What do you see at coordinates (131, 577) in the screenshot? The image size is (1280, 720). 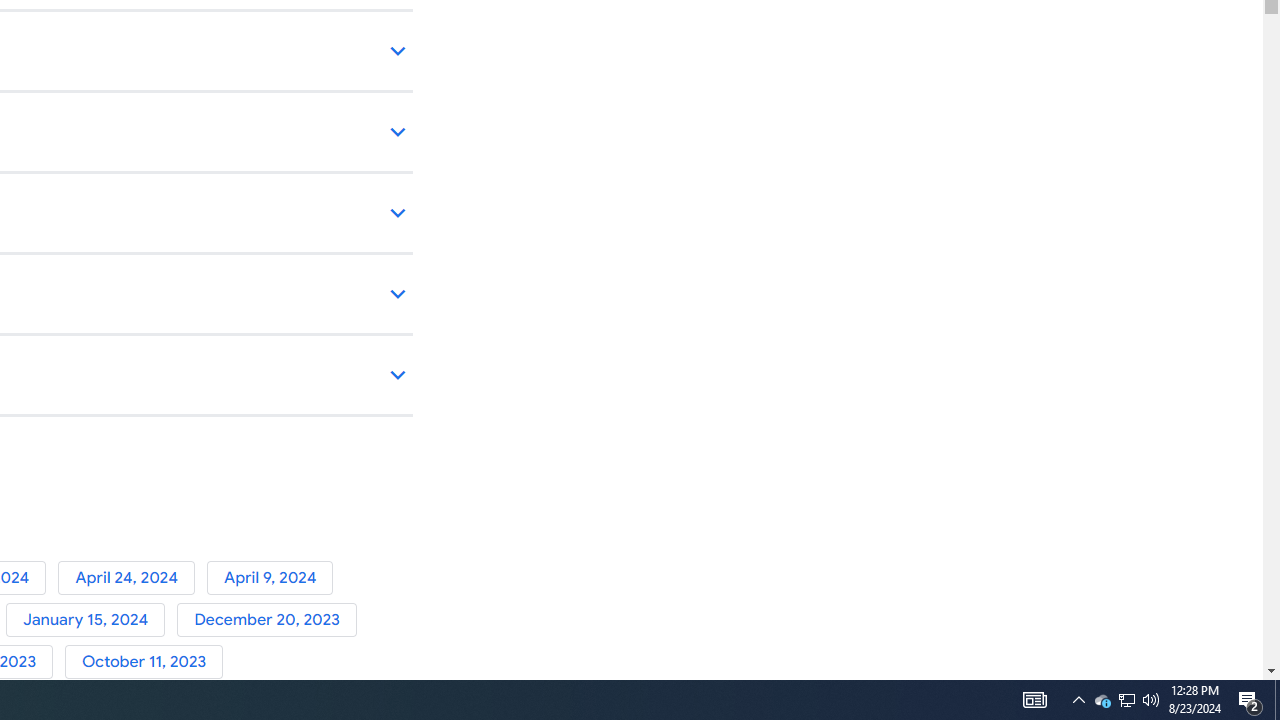 I see `'April 24, 2024'` at bounding box center [131, 577].